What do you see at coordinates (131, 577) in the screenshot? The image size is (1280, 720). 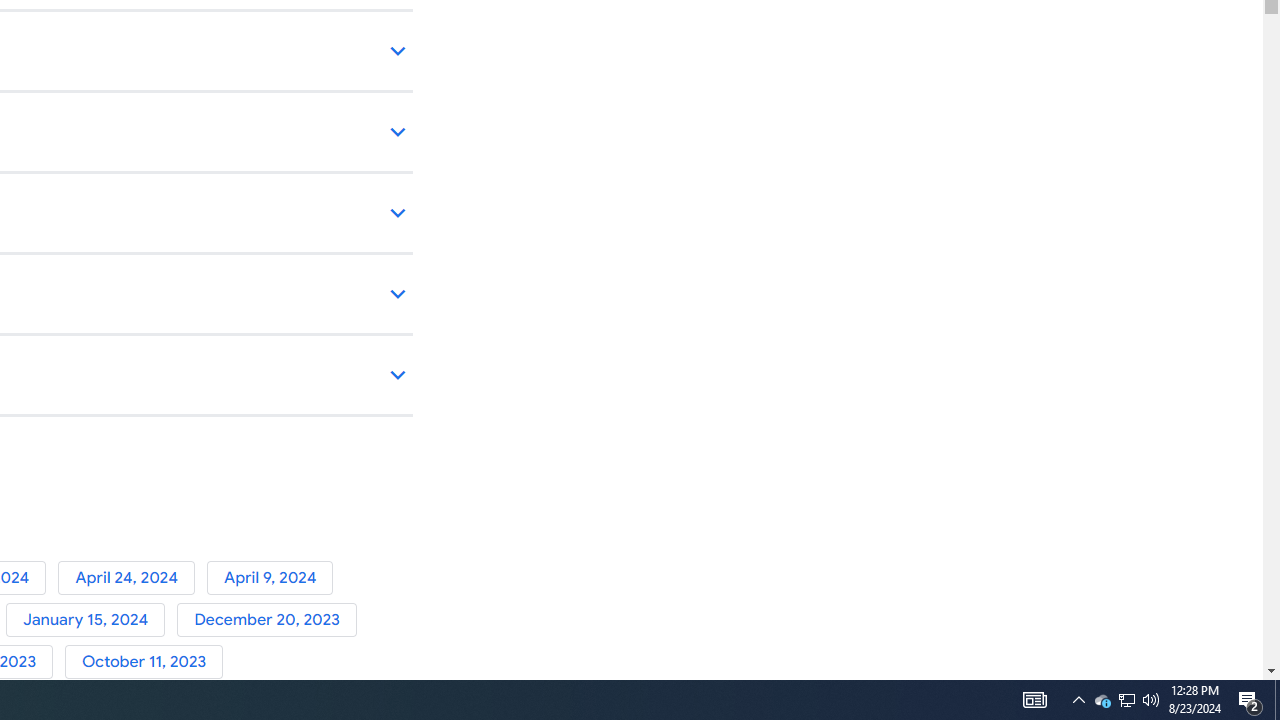 I see `'April 24, 2024'` at bounding box center [131, 577].